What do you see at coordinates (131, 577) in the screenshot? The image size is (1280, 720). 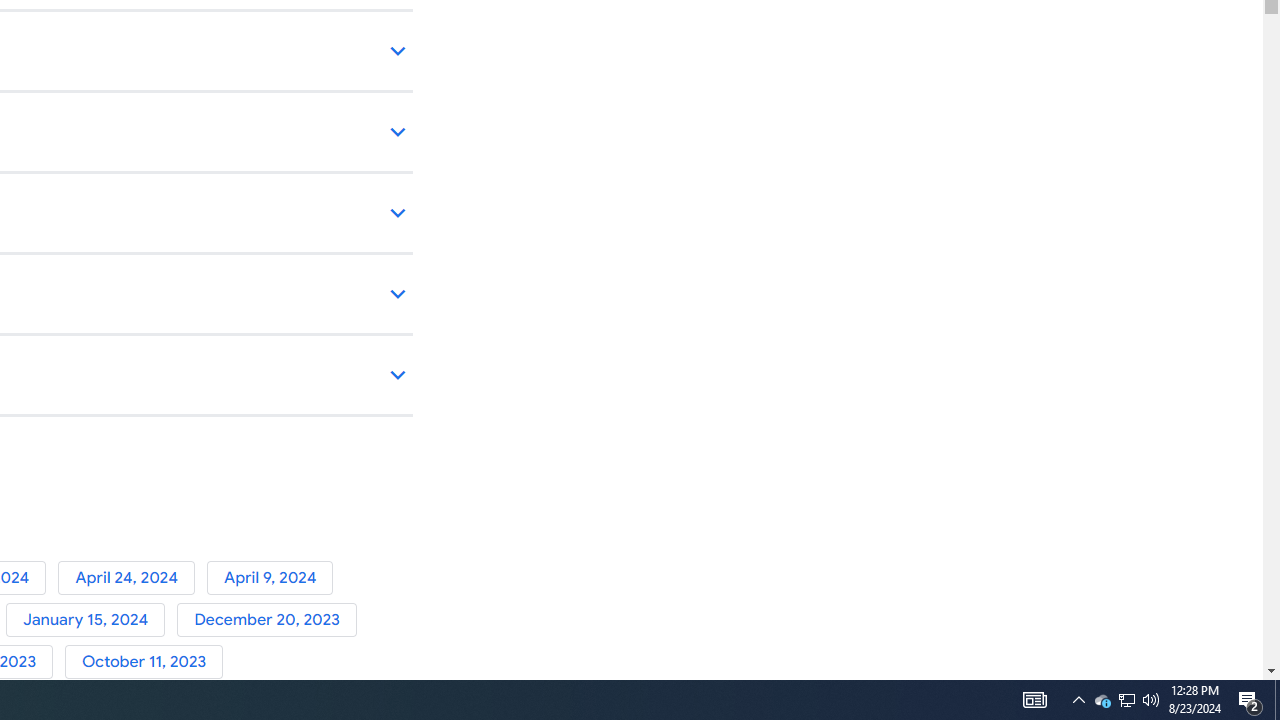 I see `'April 24, 2024'` at bounding box center [131, 577].